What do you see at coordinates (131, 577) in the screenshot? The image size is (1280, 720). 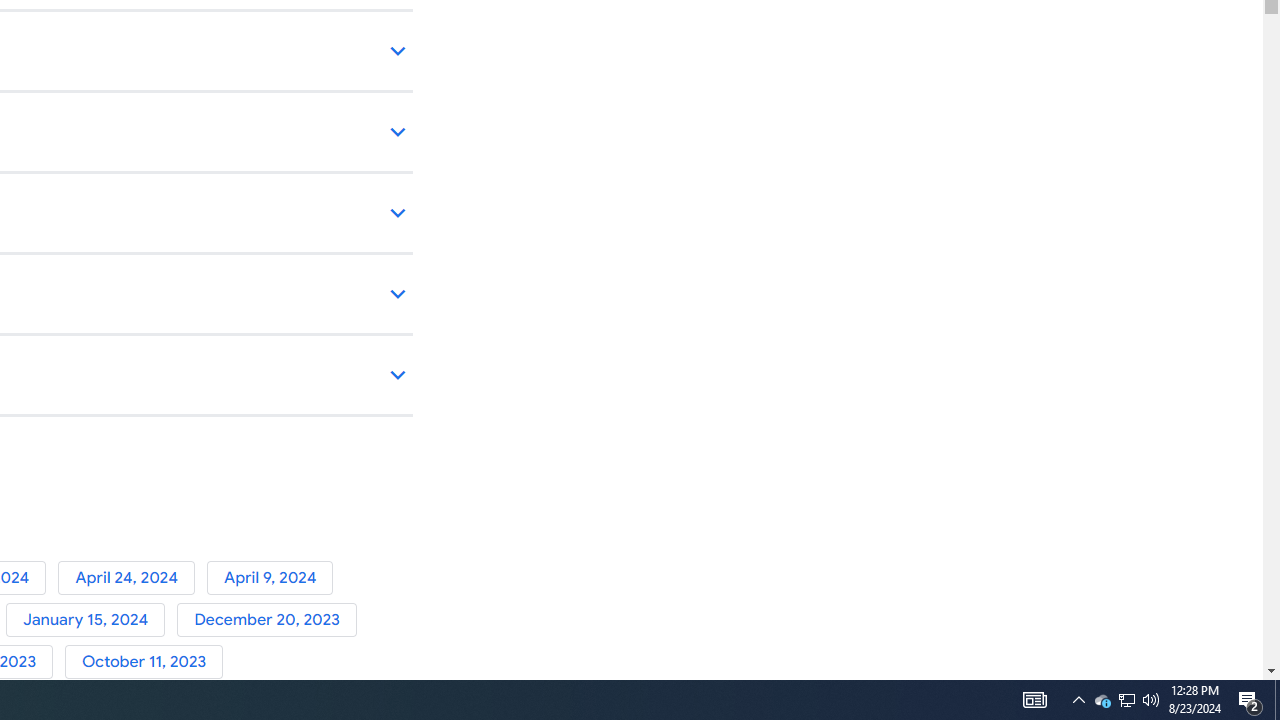 I see `'April 24, 2024'` at bounding box center [131, 577].